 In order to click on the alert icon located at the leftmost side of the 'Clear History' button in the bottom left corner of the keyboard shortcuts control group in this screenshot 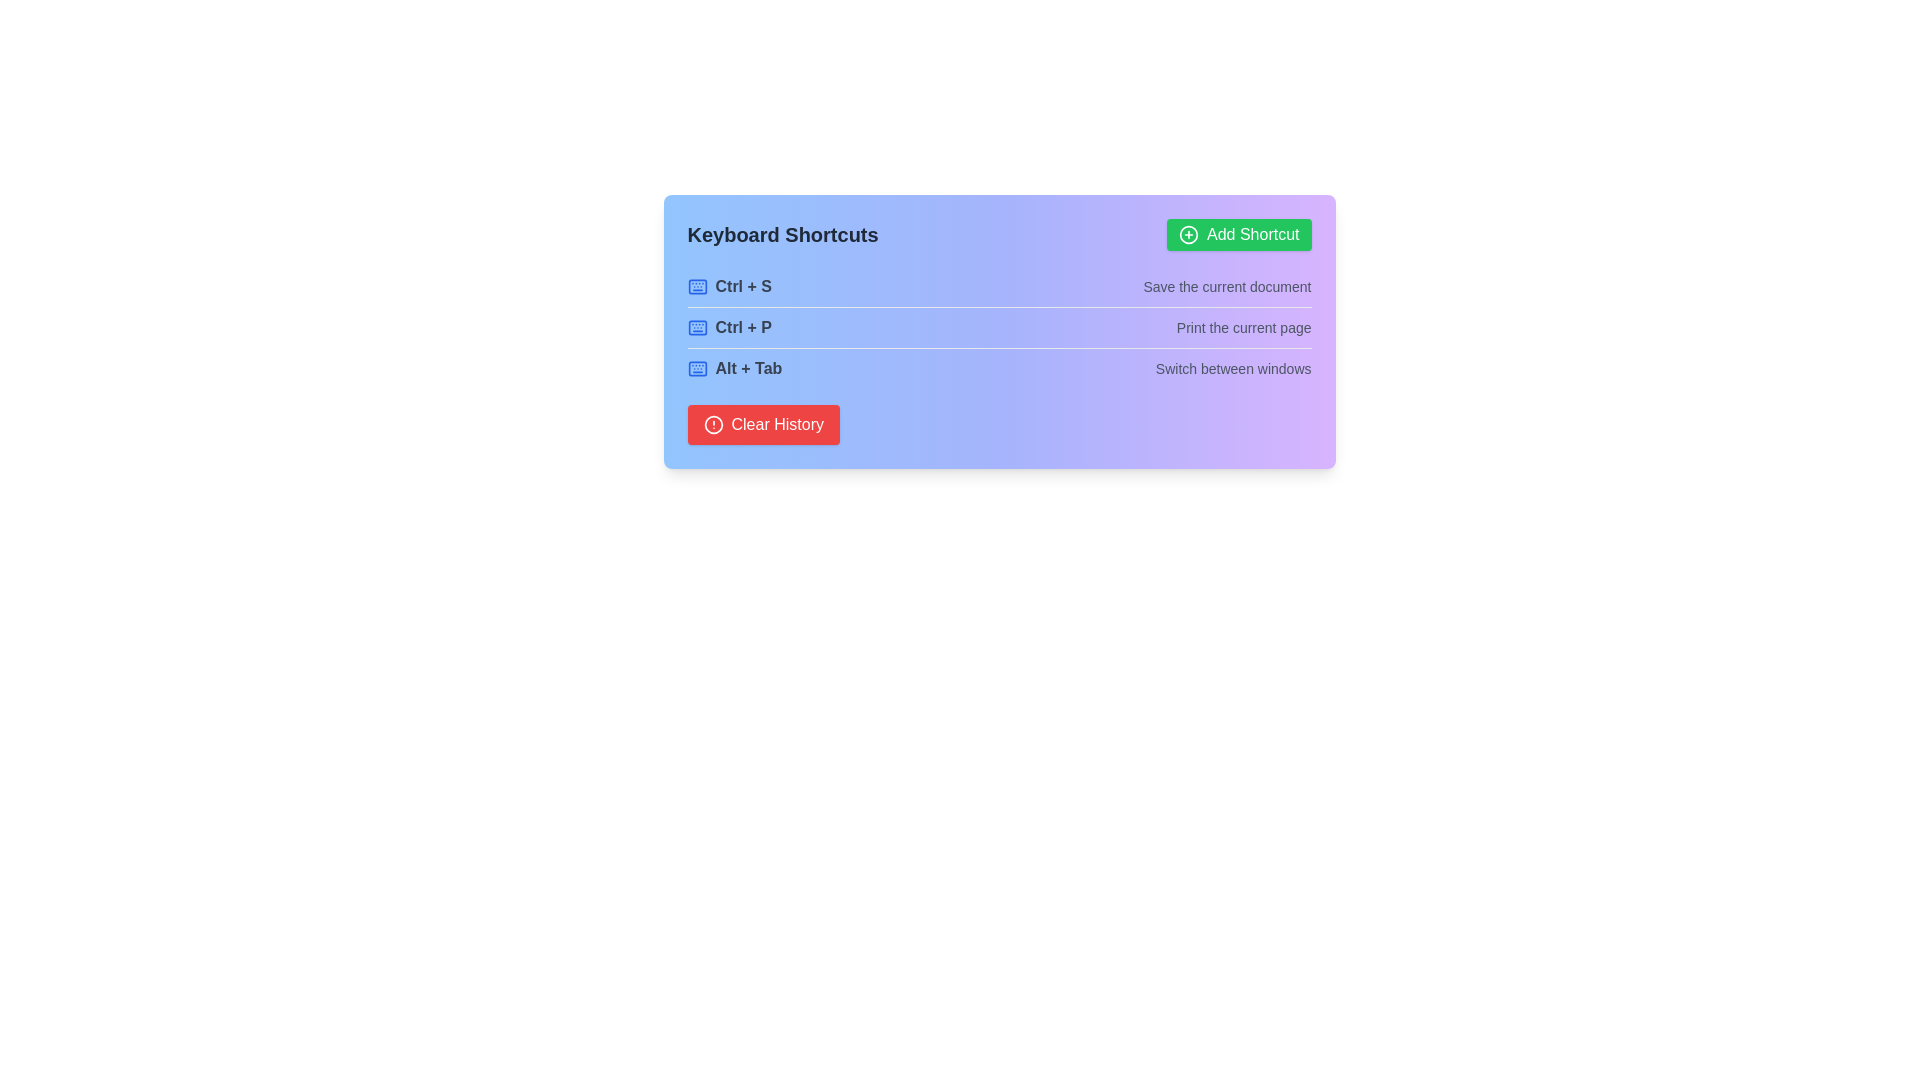, I will do `click(713, 423)`.